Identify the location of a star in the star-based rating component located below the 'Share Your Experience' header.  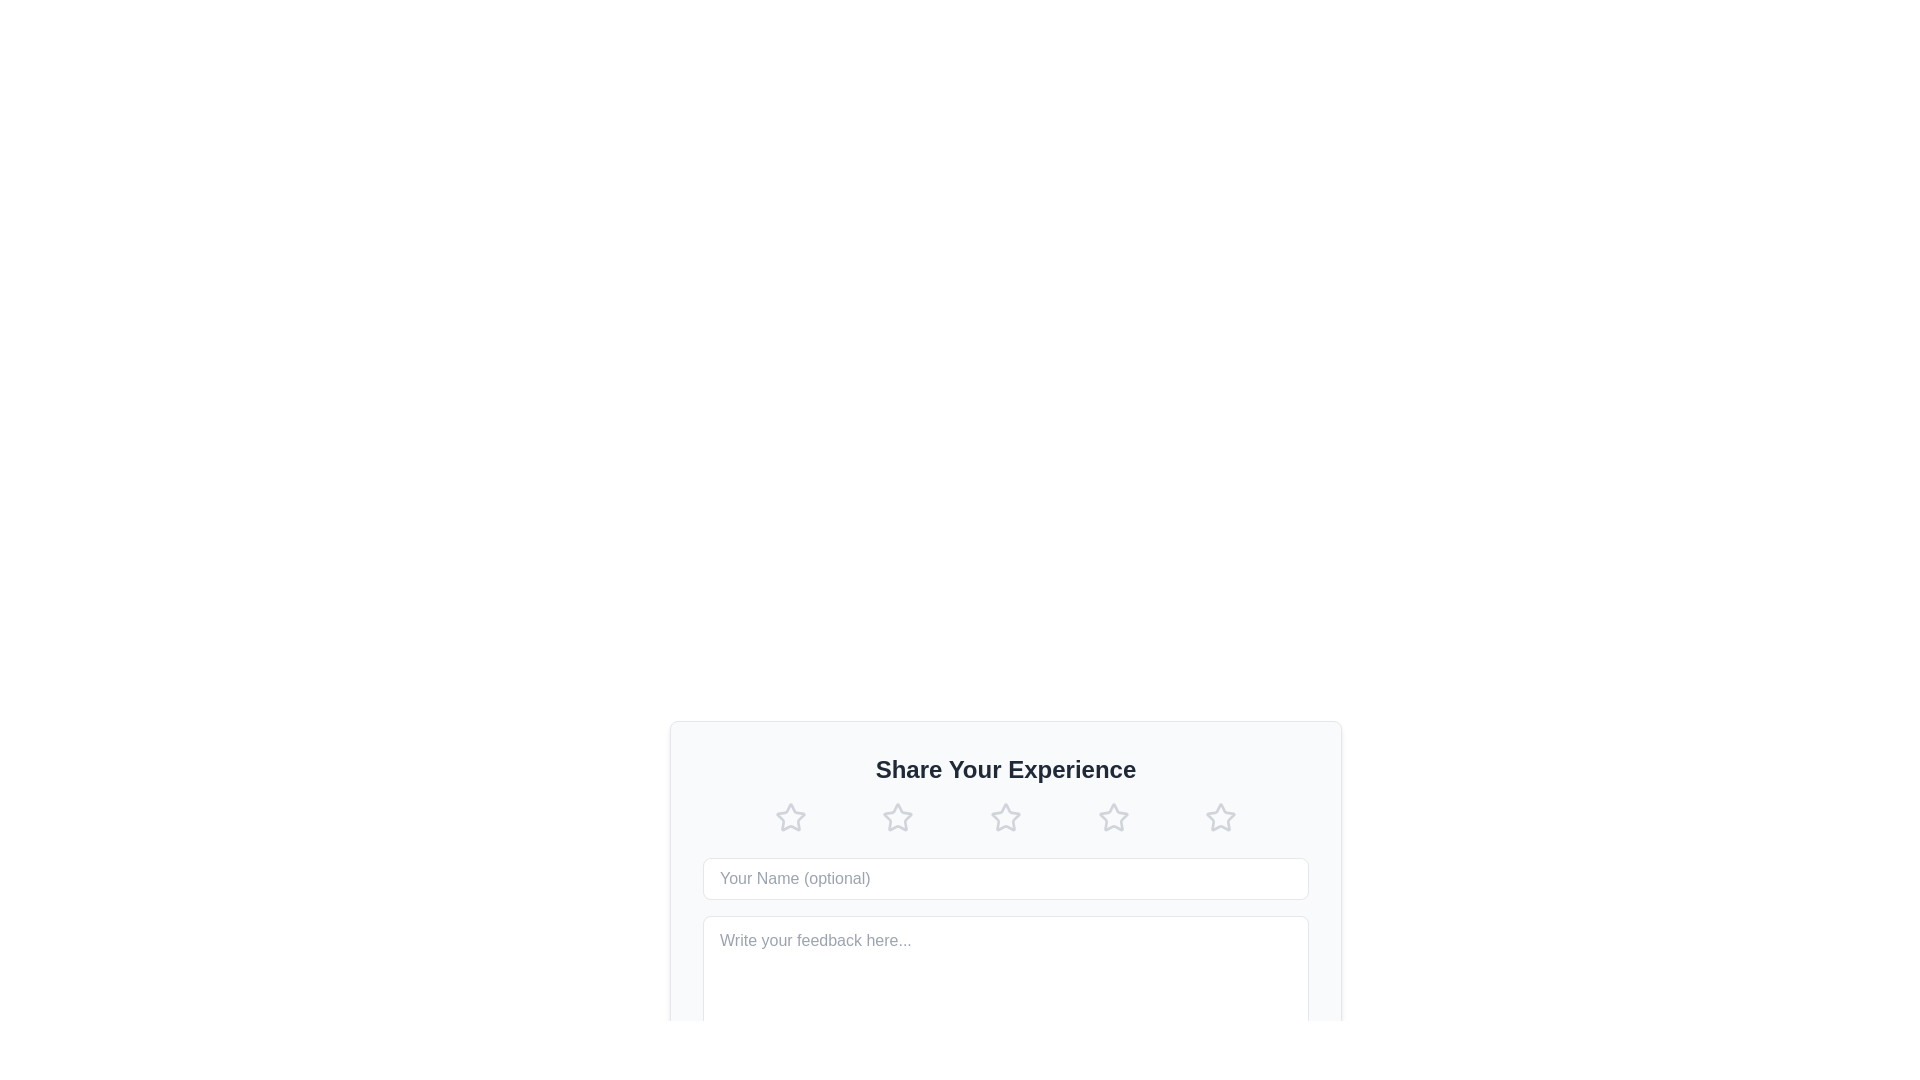
(1006, 817).